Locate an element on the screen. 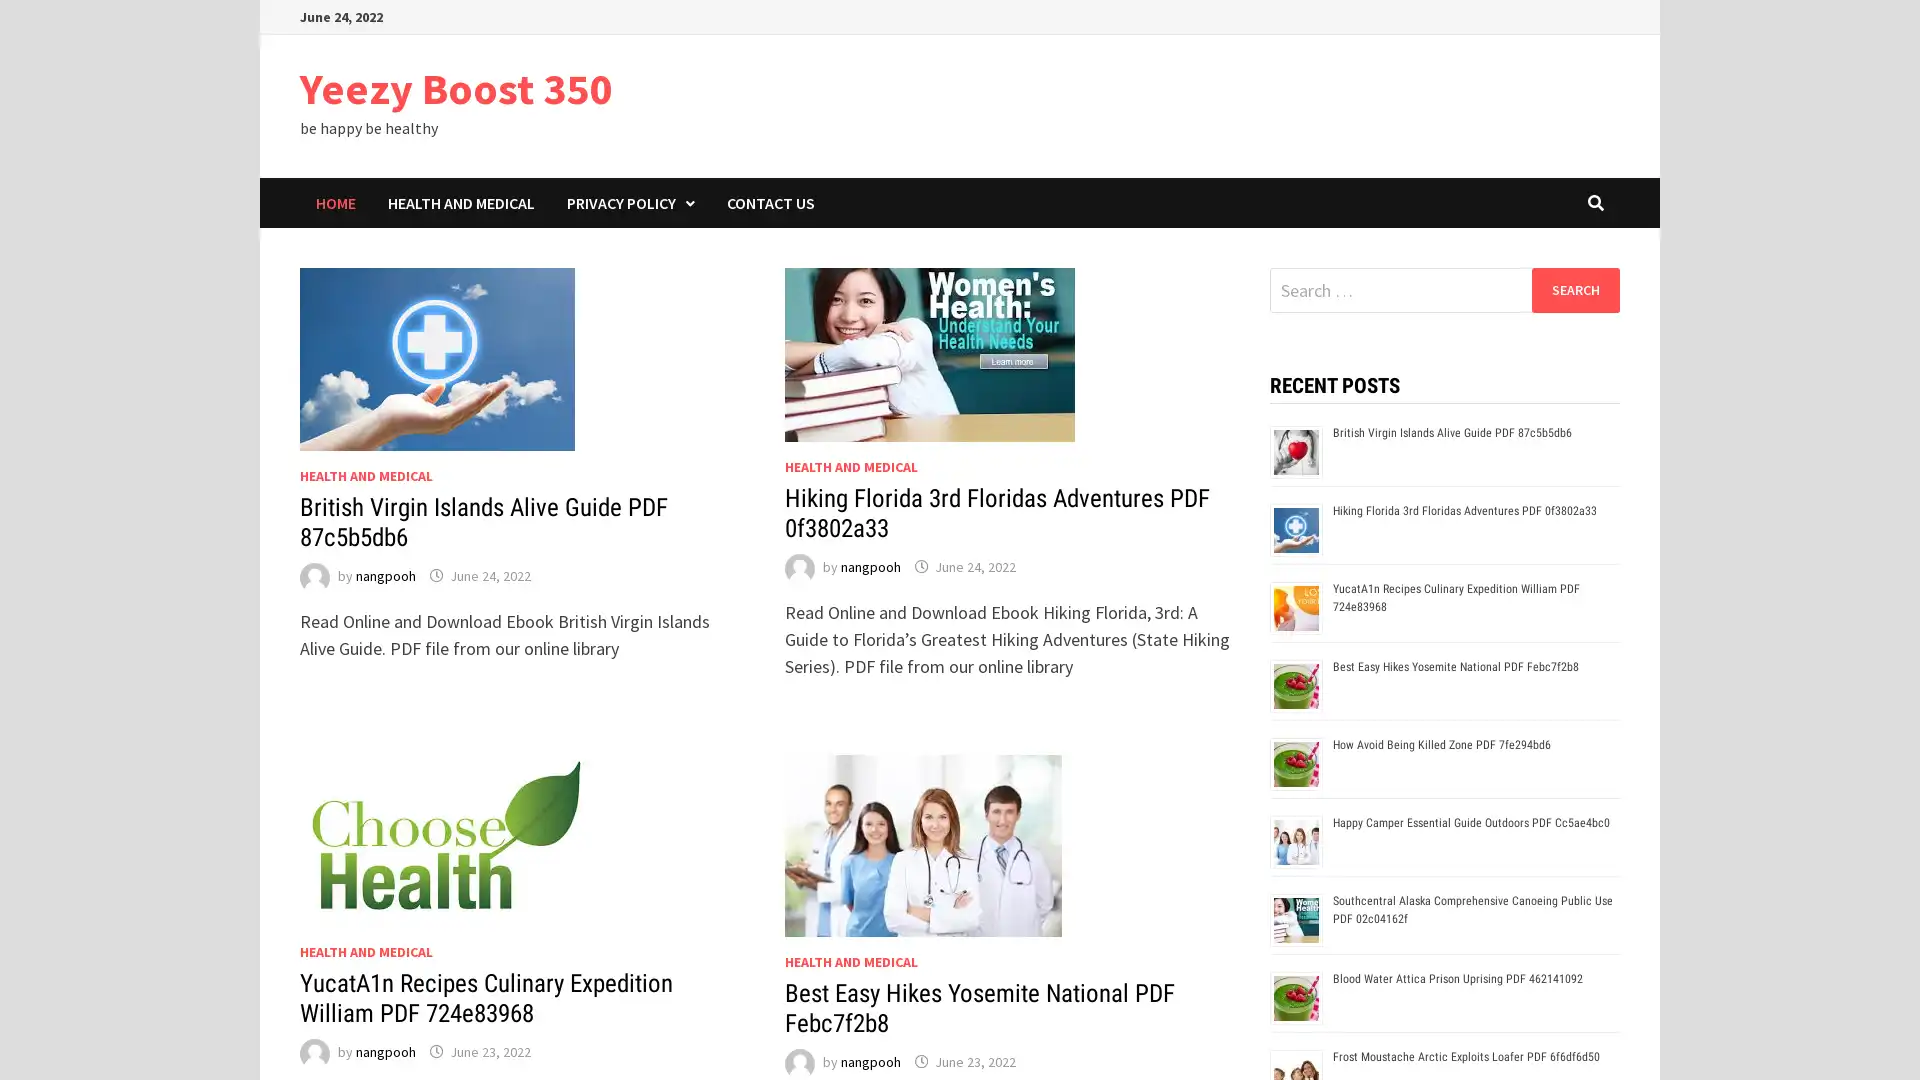 The height and width of the screenshot is (1080, 1920). Search is located at coordinates (1574, 289).